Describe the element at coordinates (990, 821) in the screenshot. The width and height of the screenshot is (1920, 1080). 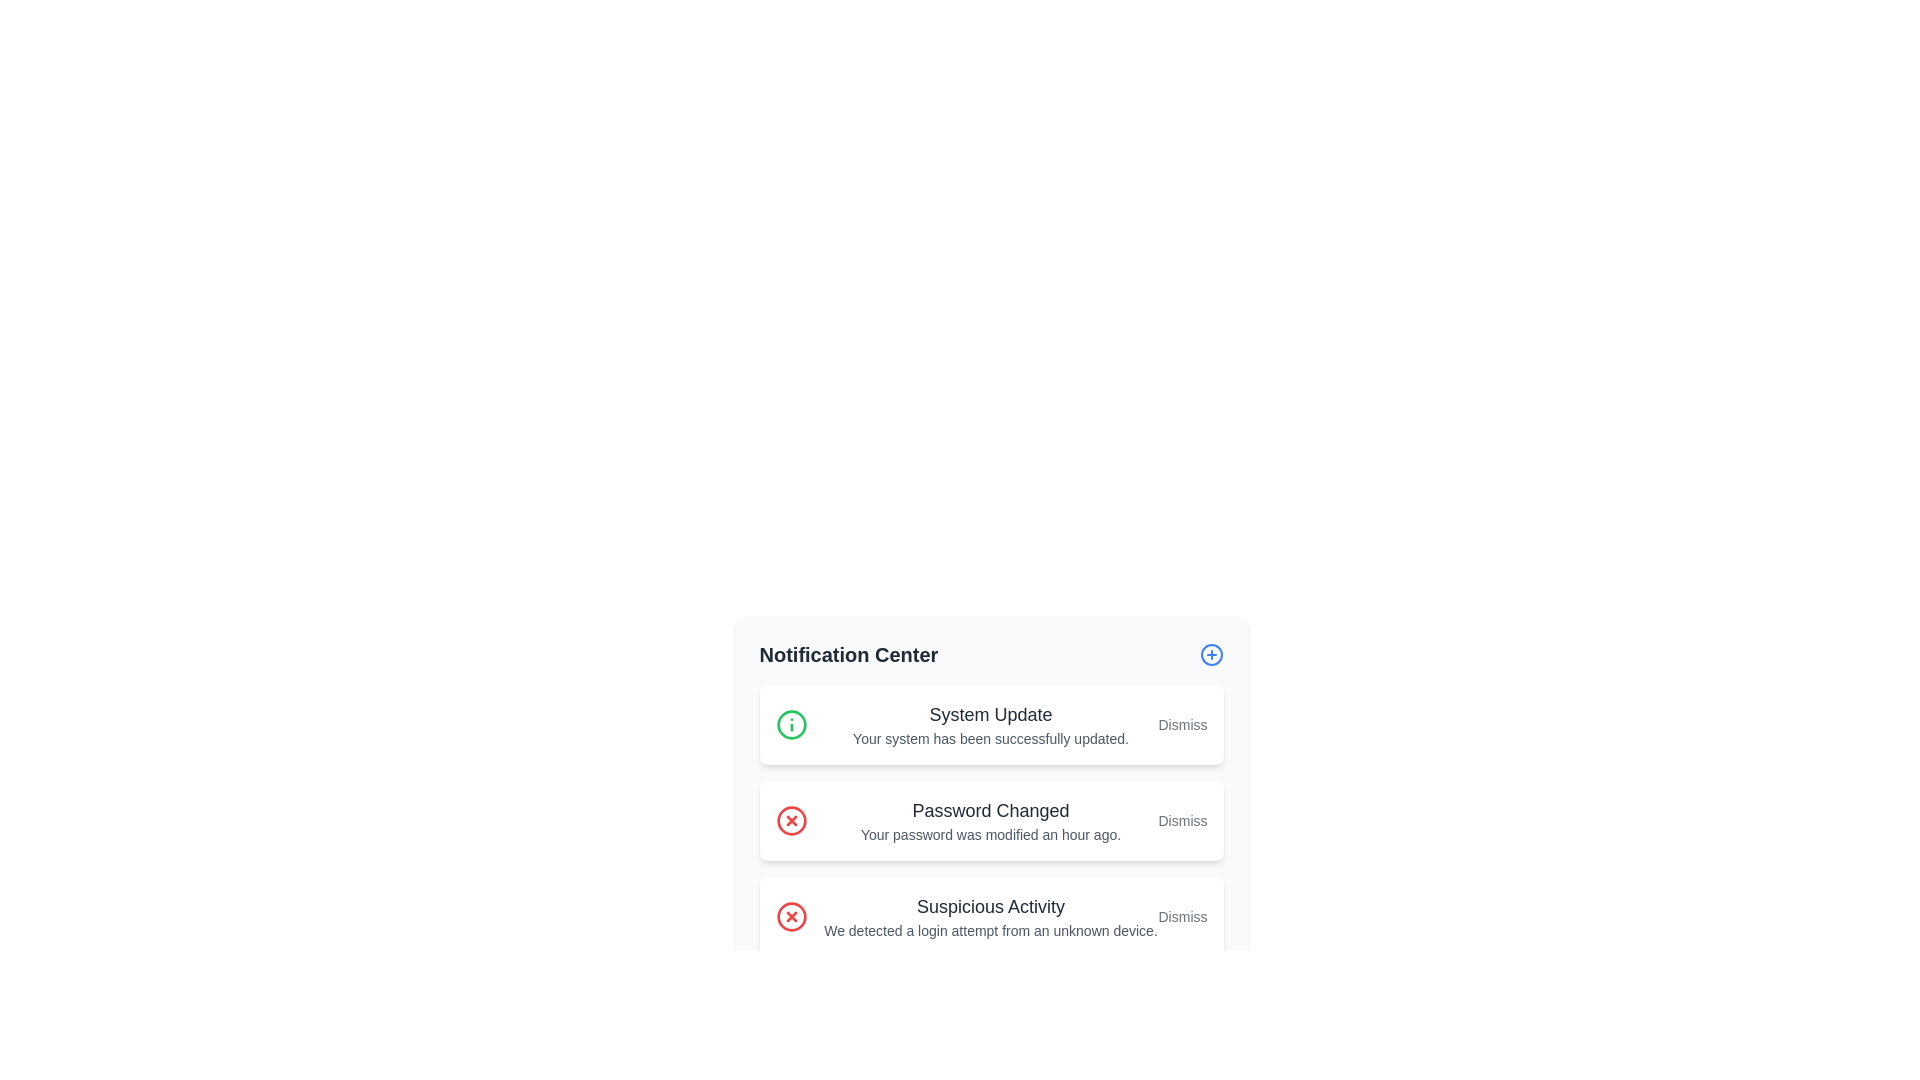
I see `the second notification in the Notification Center that informs the user about a recent password change` at that location.